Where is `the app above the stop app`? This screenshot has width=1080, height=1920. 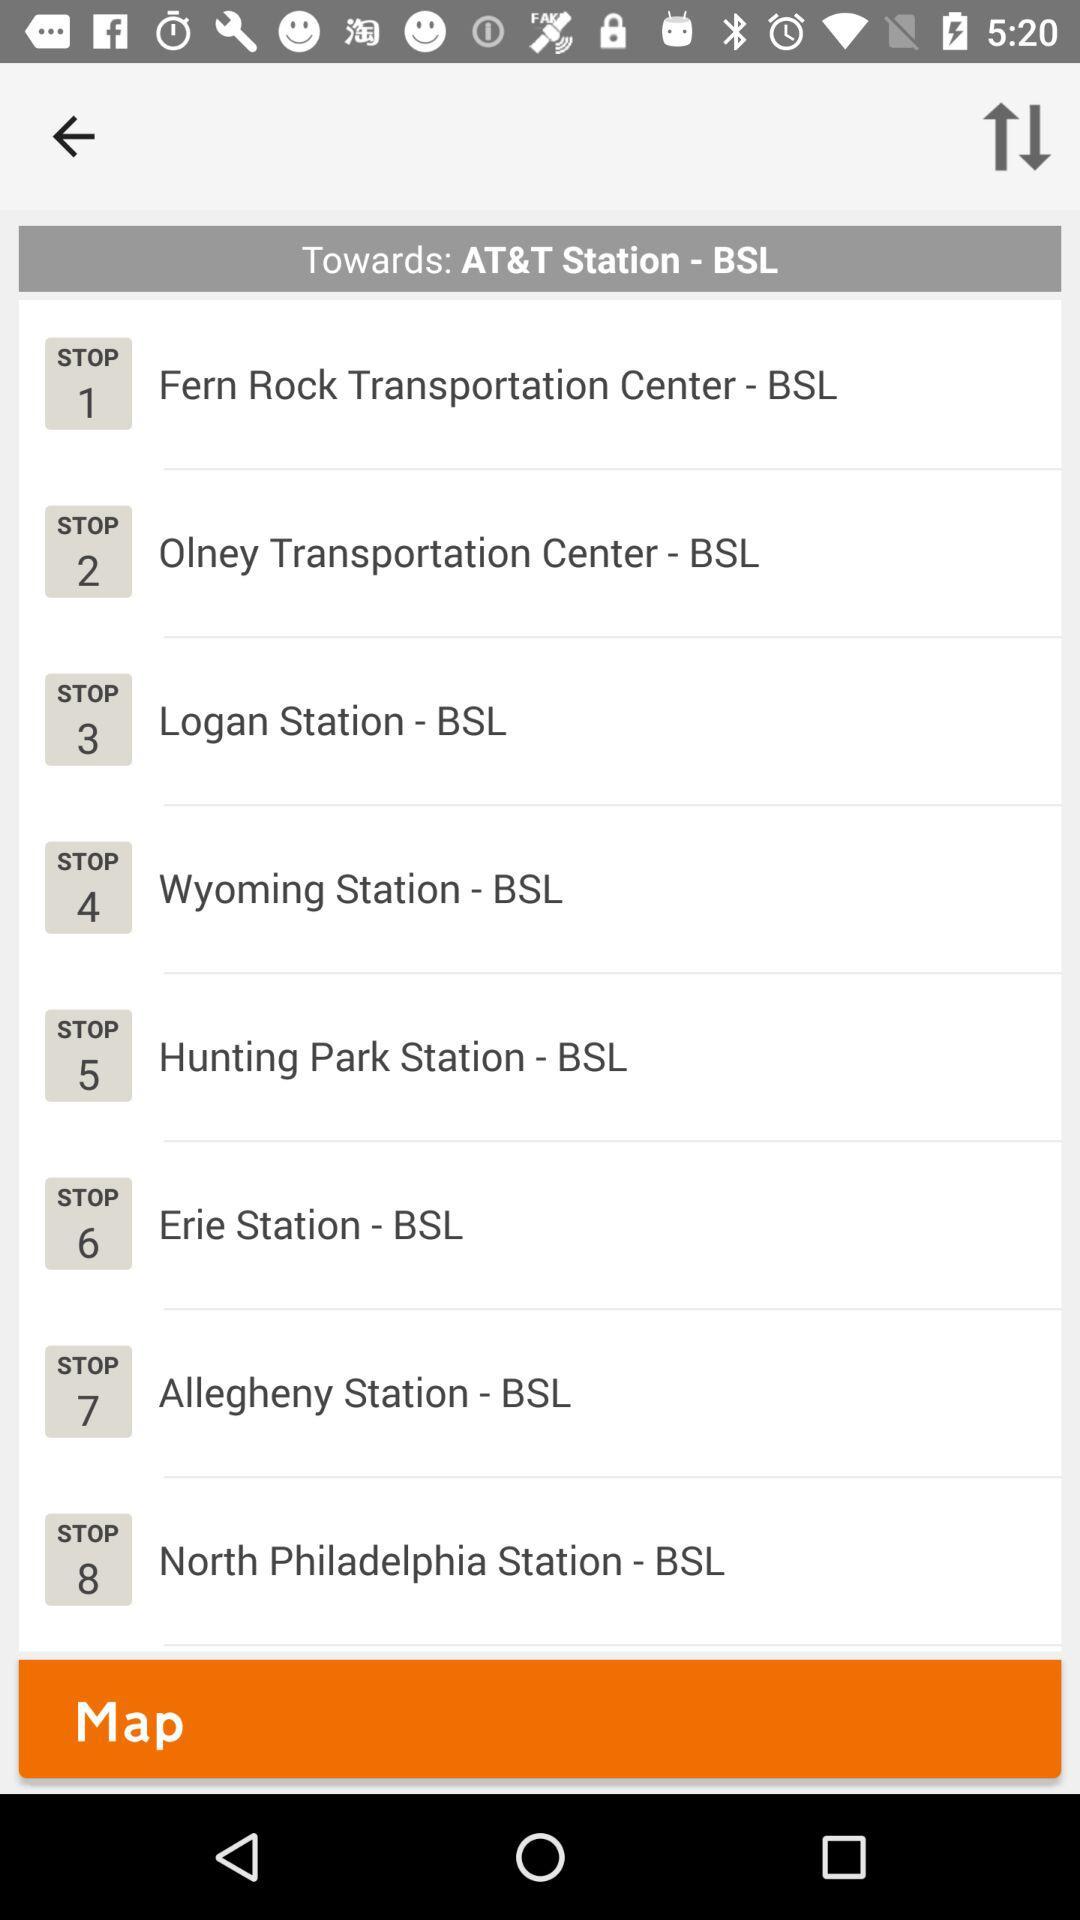 the app above the stop app is located at coordinates (87, 568).